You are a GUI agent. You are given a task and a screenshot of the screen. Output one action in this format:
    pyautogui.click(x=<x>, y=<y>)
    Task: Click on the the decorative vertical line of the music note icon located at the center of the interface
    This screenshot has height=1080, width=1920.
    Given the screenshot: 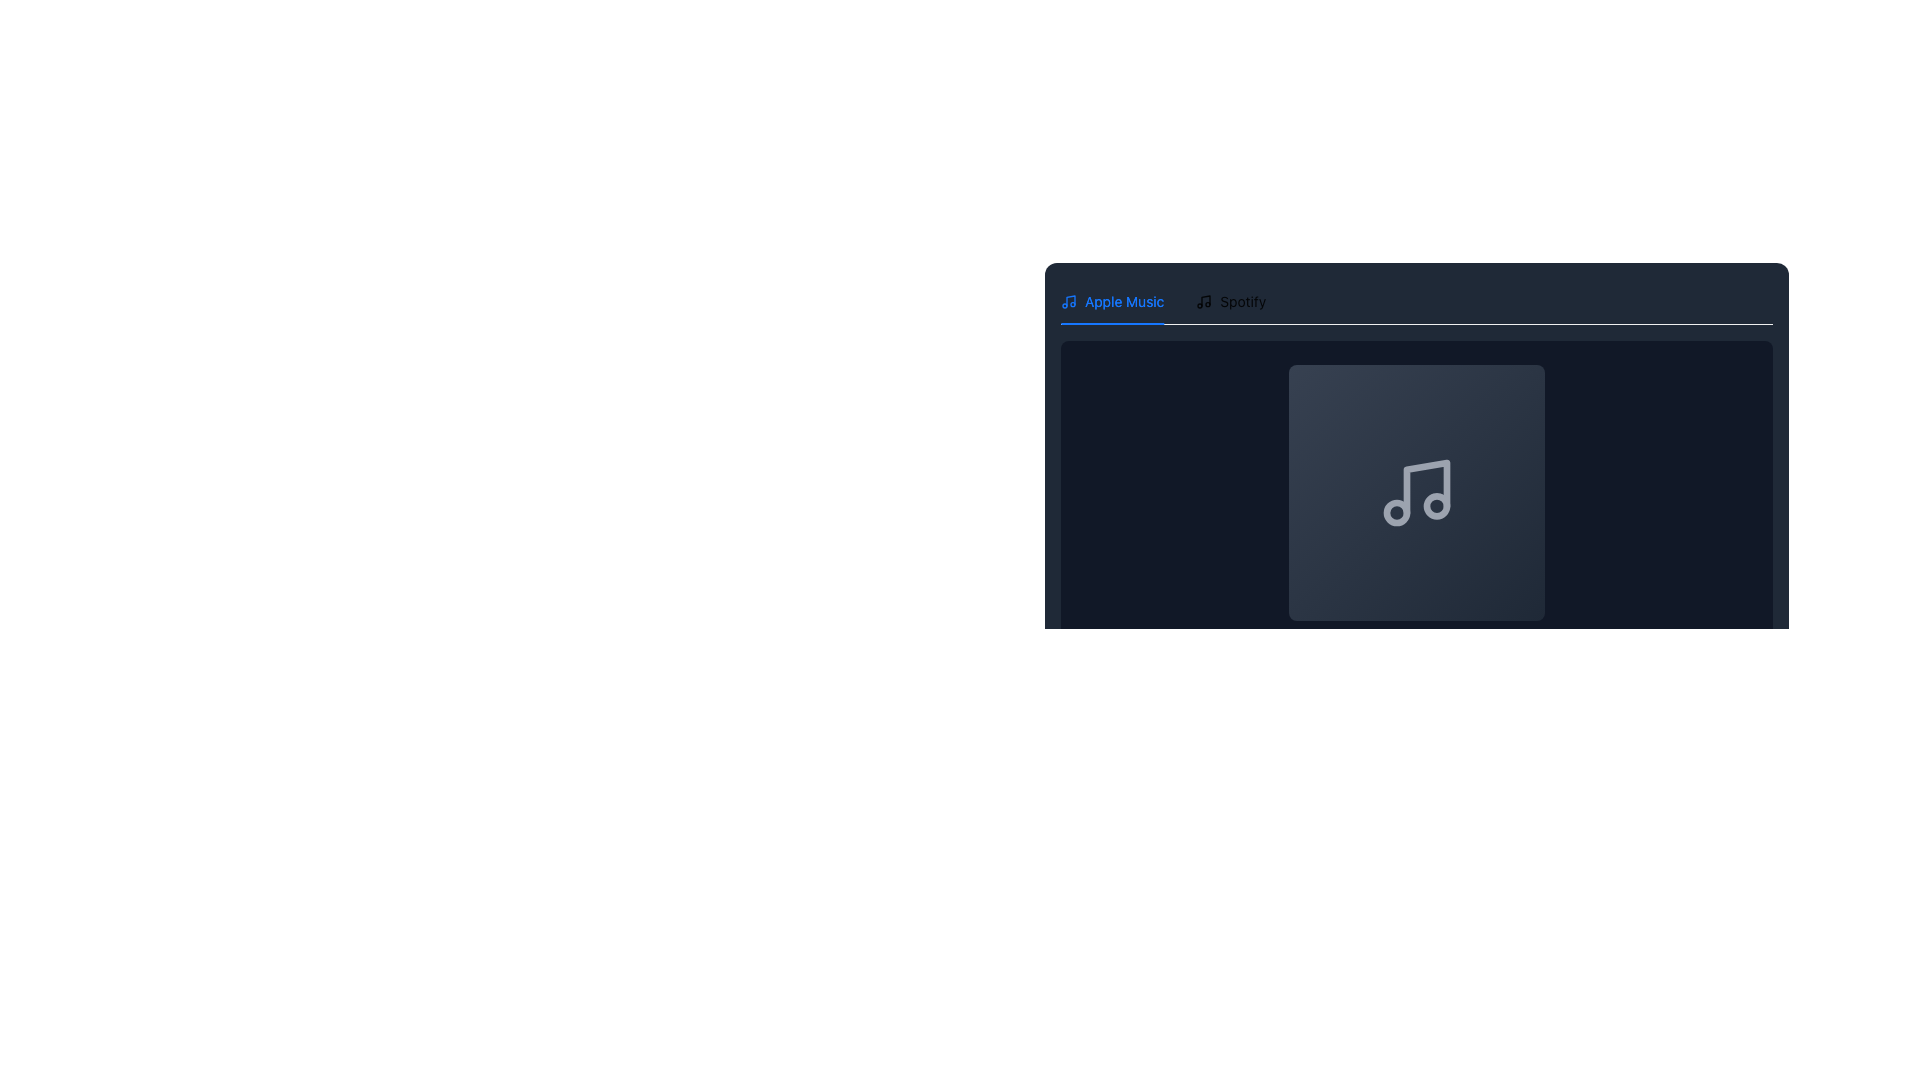 What is the action you would take?
    pyautogui.click(x=1425, y=488)
    